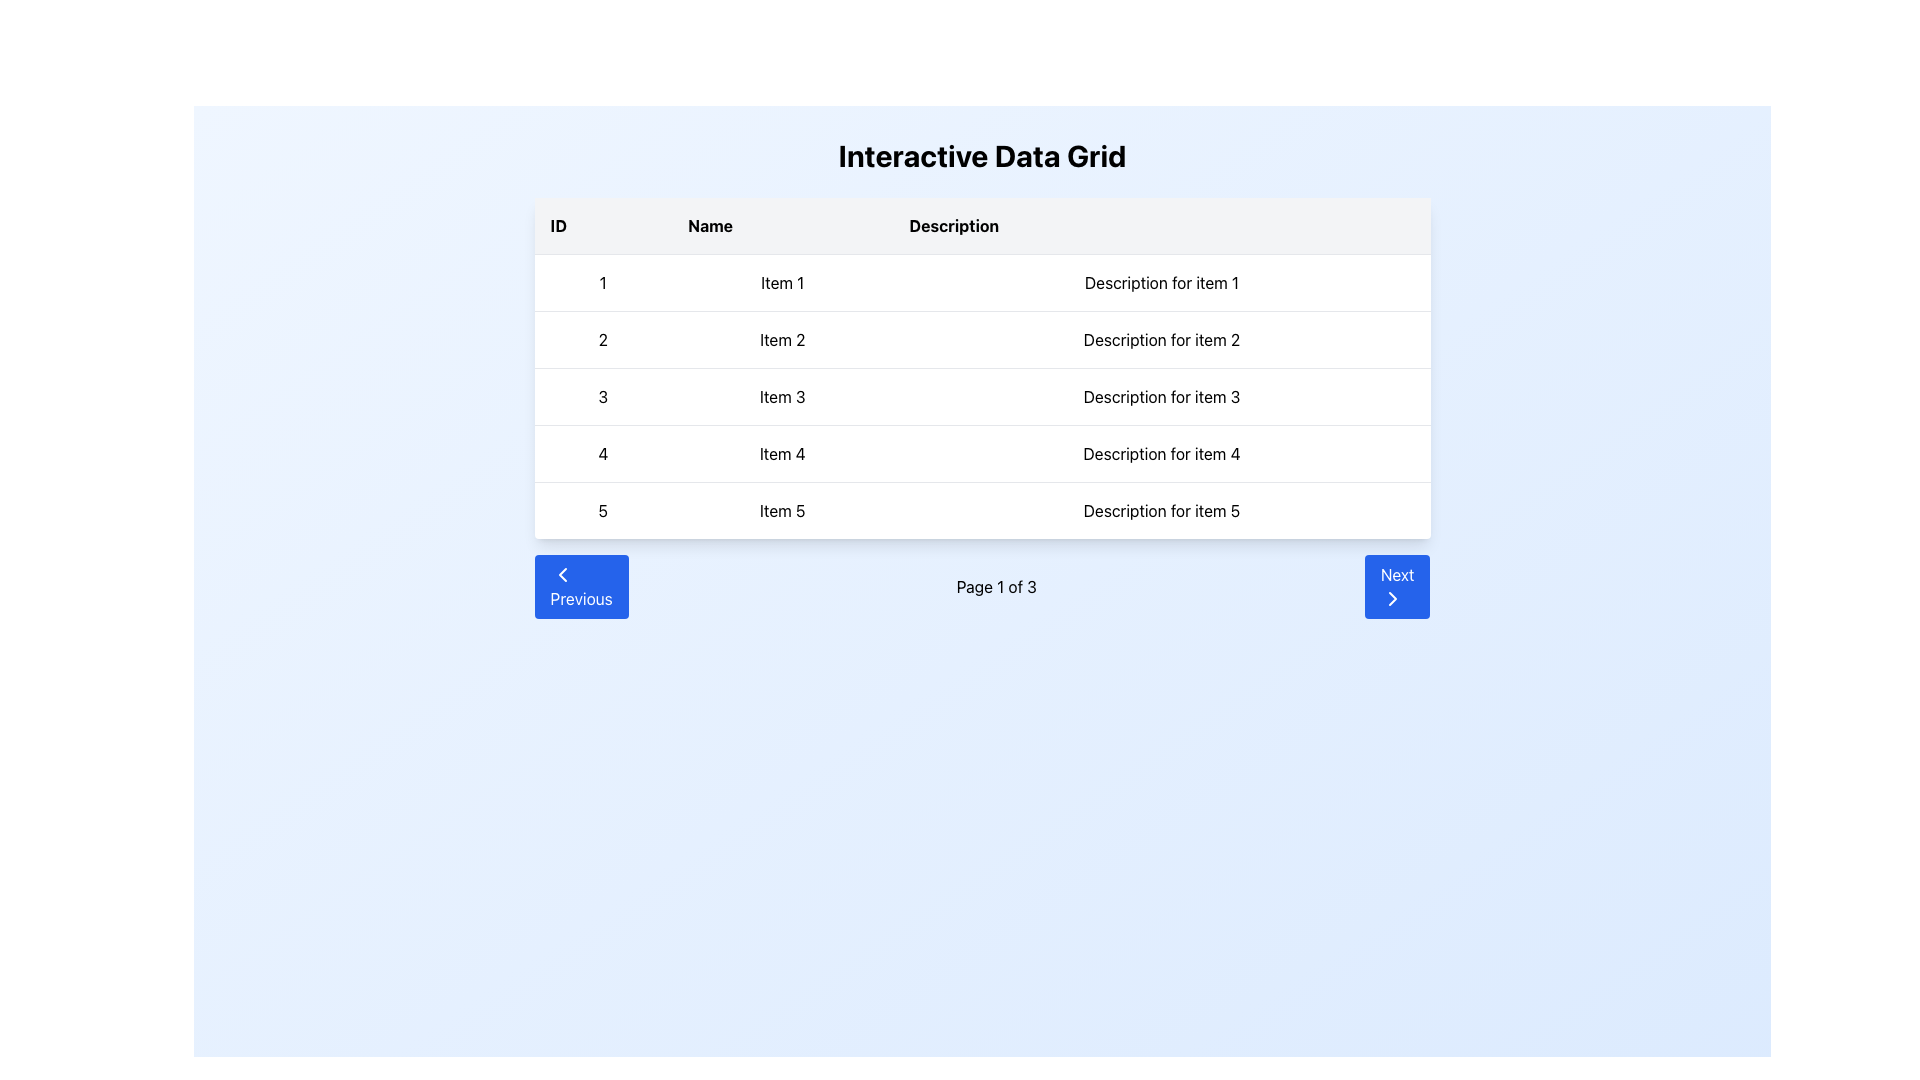 This screenshot has width=1920, height=1080. Describe the element at coordinates (602, 509) in the screenshot. I see `the static text element displaying the character '5', which is located in the first column of the bottom row under the 'ID' heading in a table layout` at that location.